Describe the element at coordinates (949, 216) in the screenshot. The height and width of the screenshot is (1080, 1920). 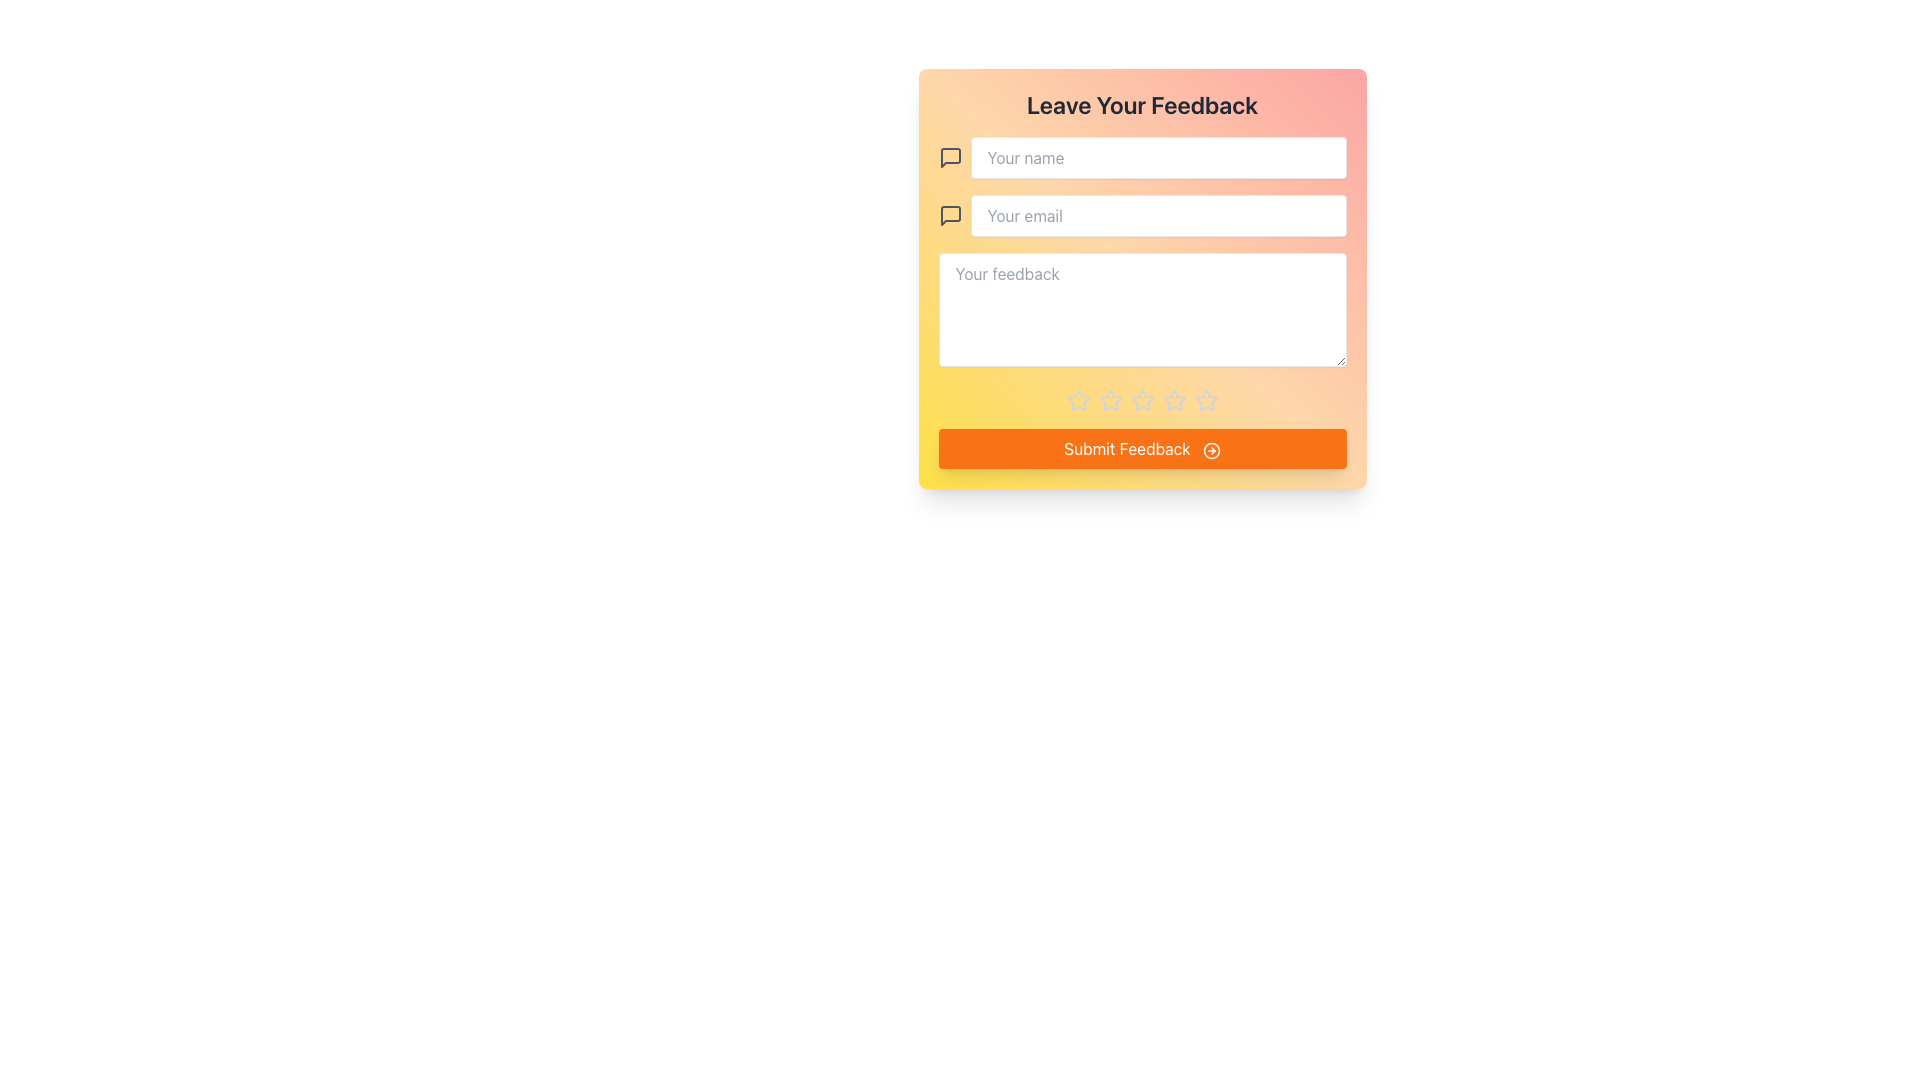
I see `the icon that serves as a visual label for the adjacent email input field located near the top-left of the feedback form` at that location.